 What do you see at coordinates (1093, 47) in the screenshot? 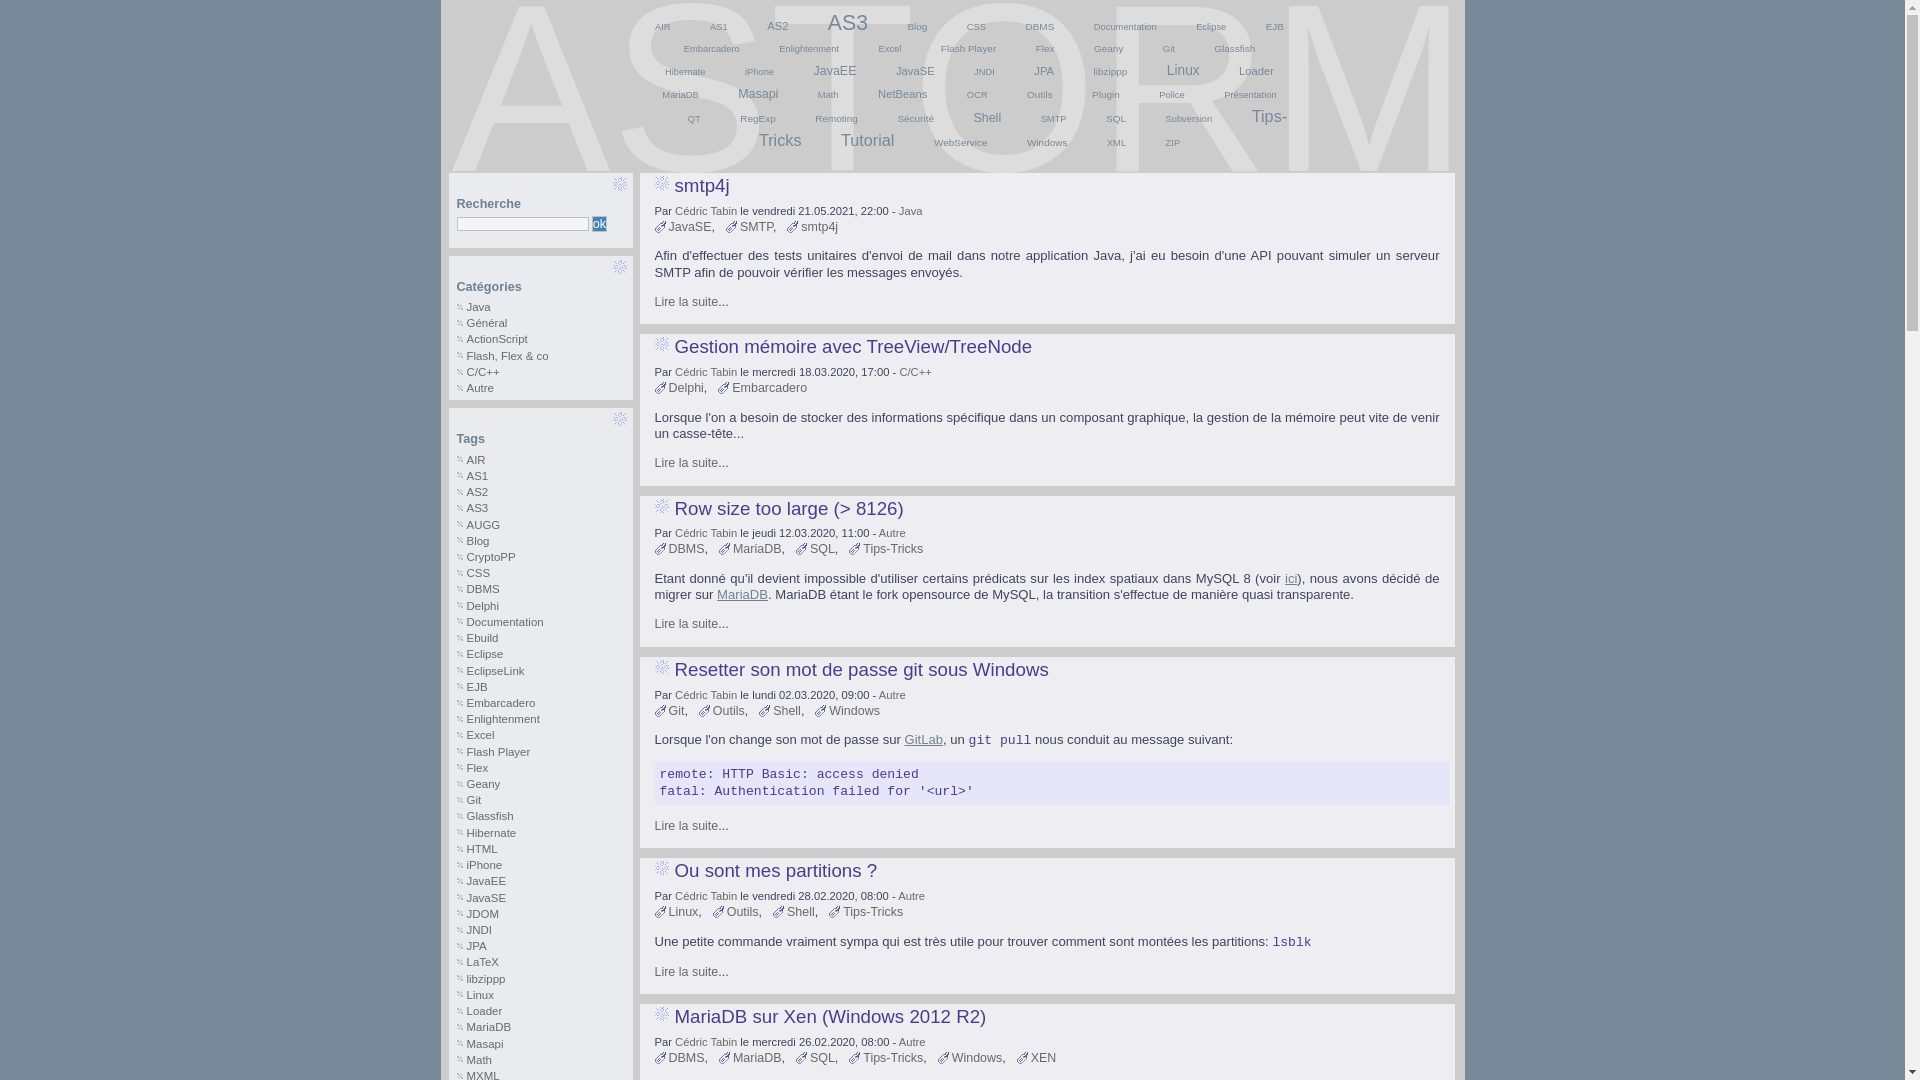
I see `'Geany'` at bounding box center [1093, 47].